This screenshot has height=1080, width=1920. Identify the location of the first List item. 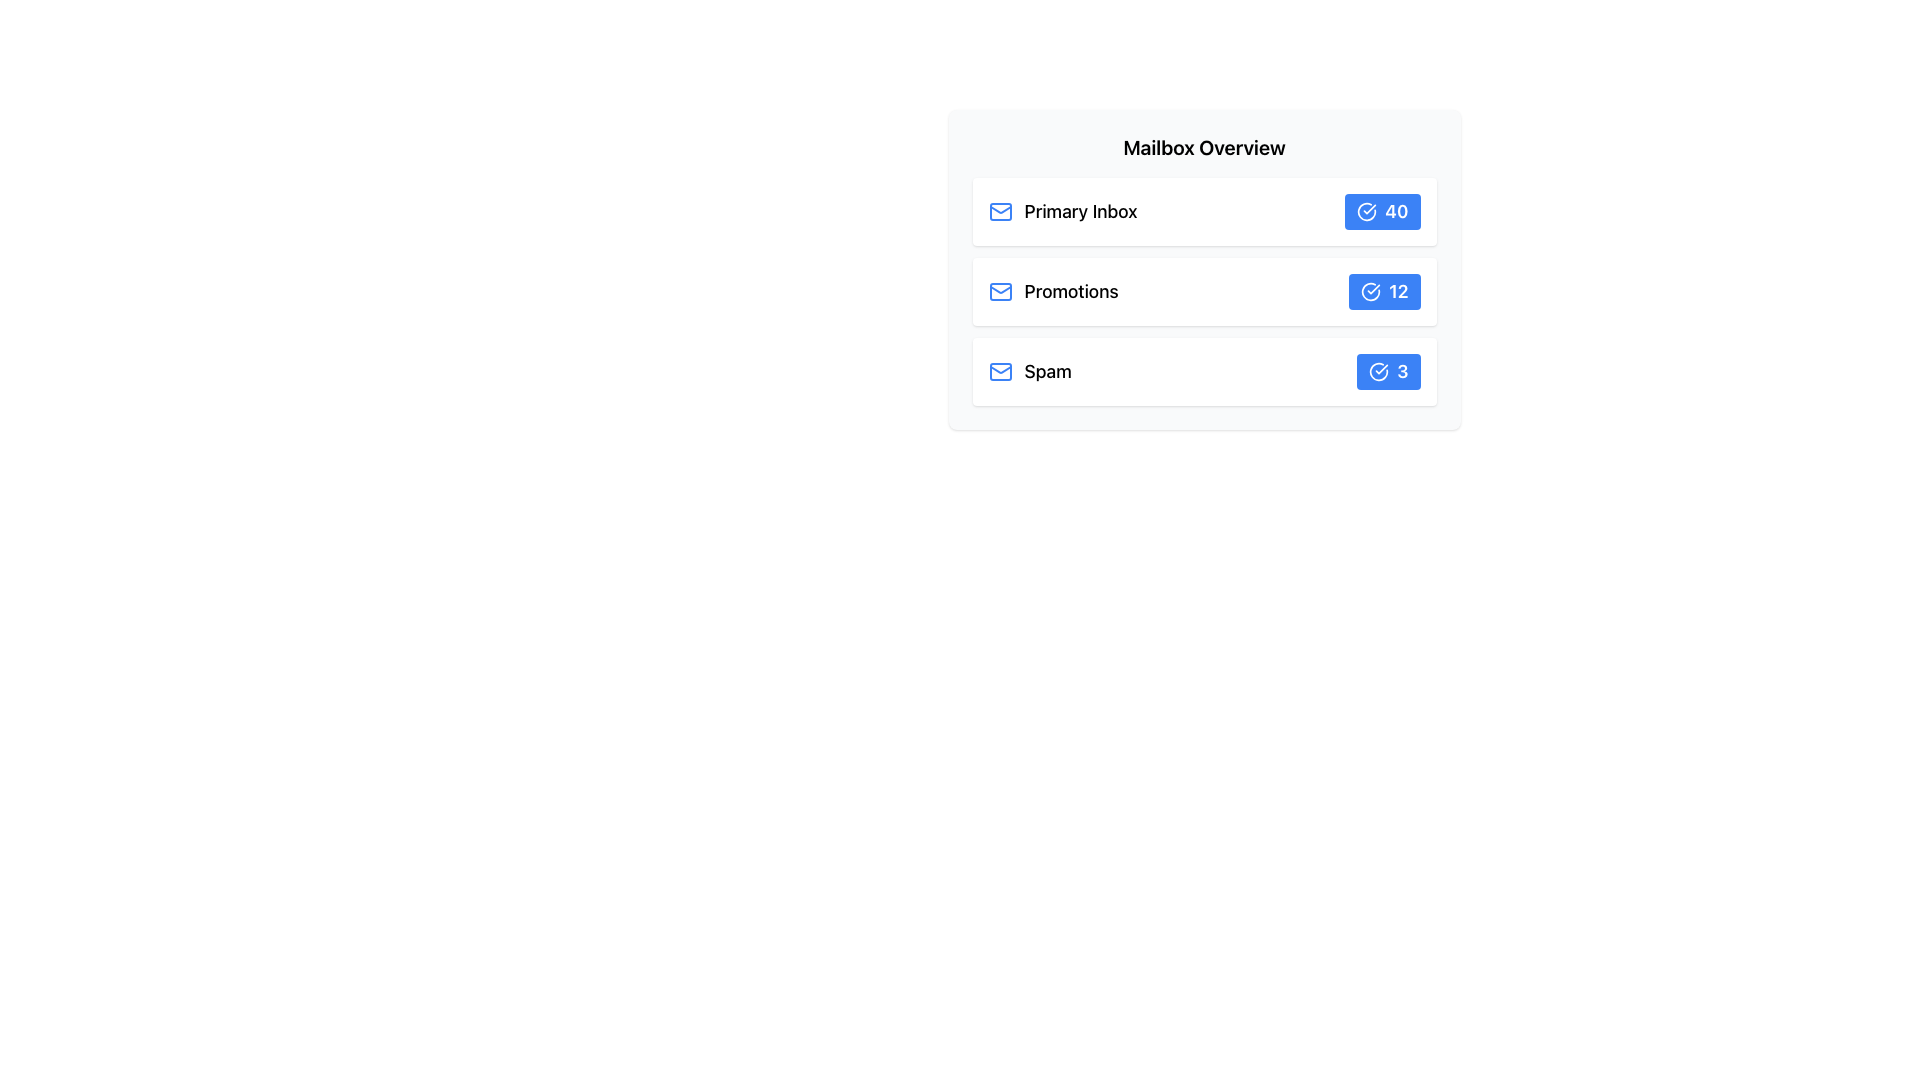
(1203, 212).